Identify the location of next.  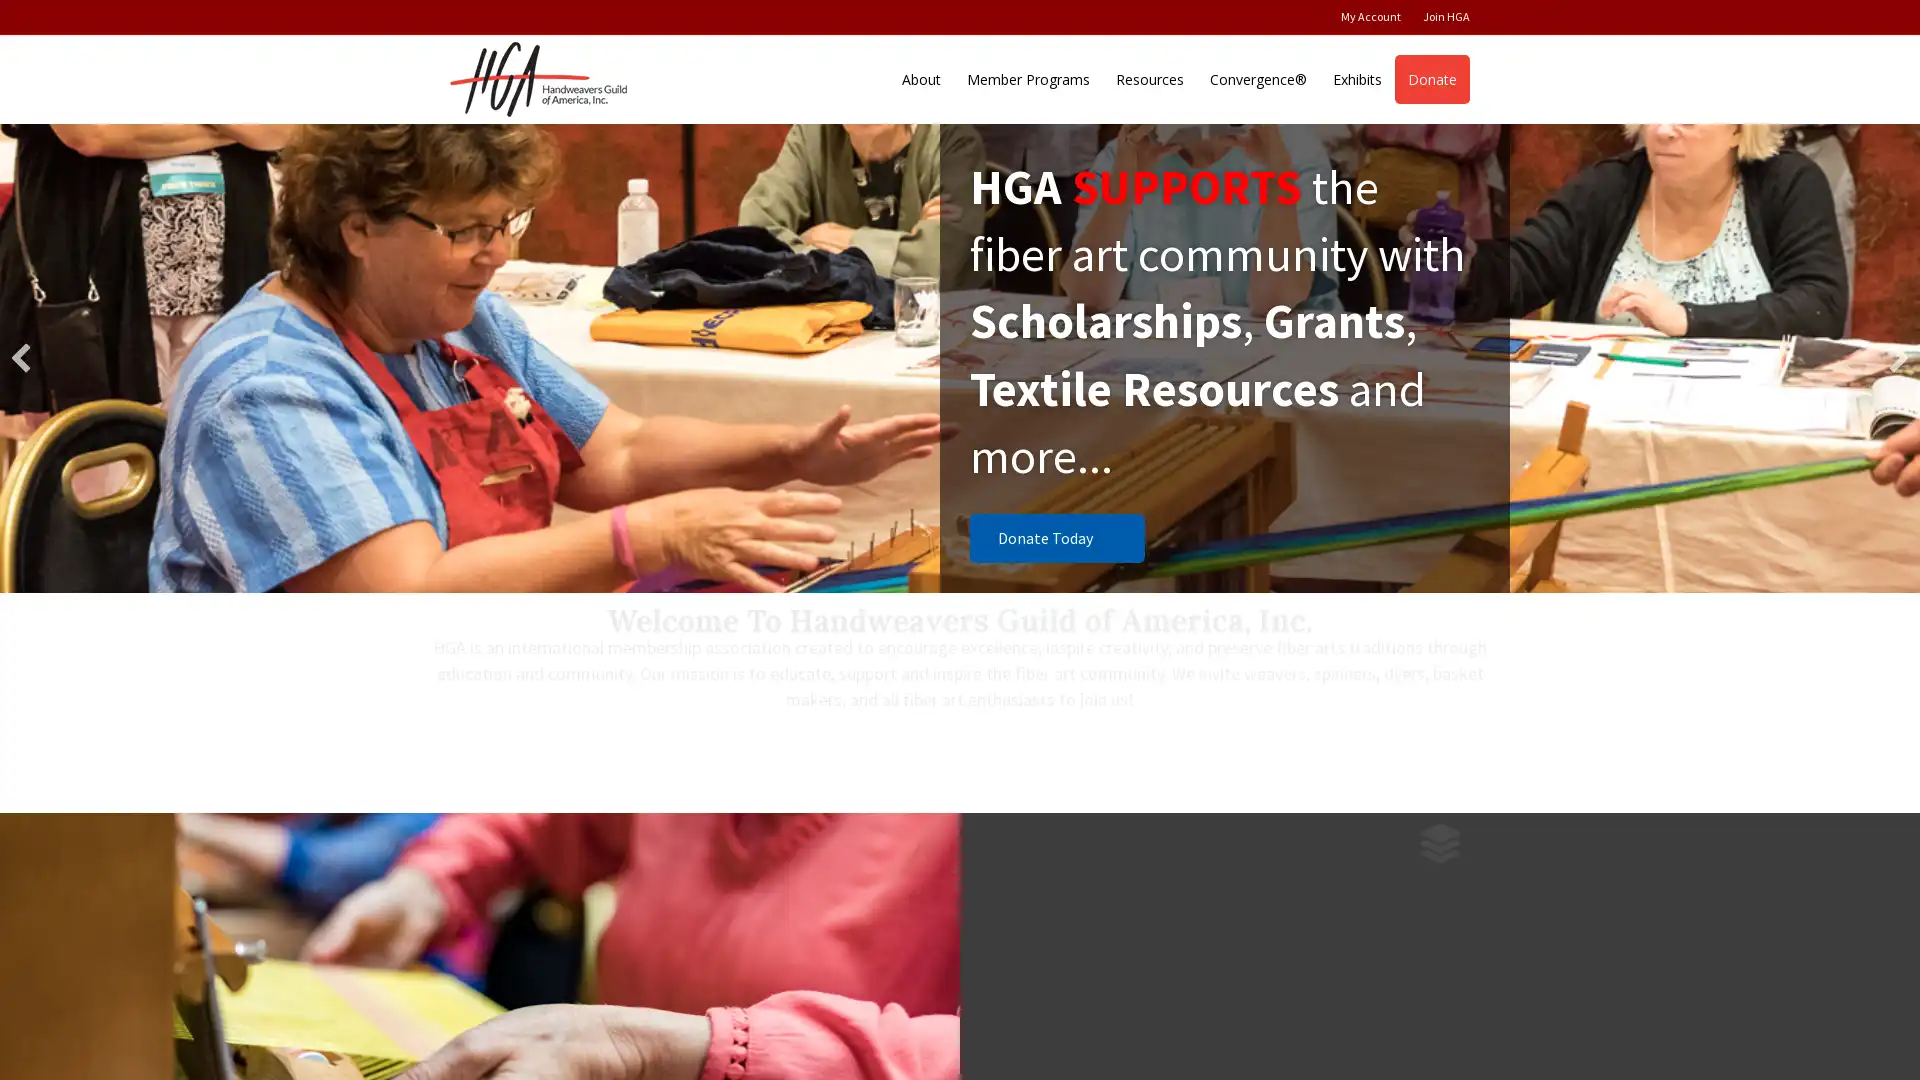
(1898, 357).